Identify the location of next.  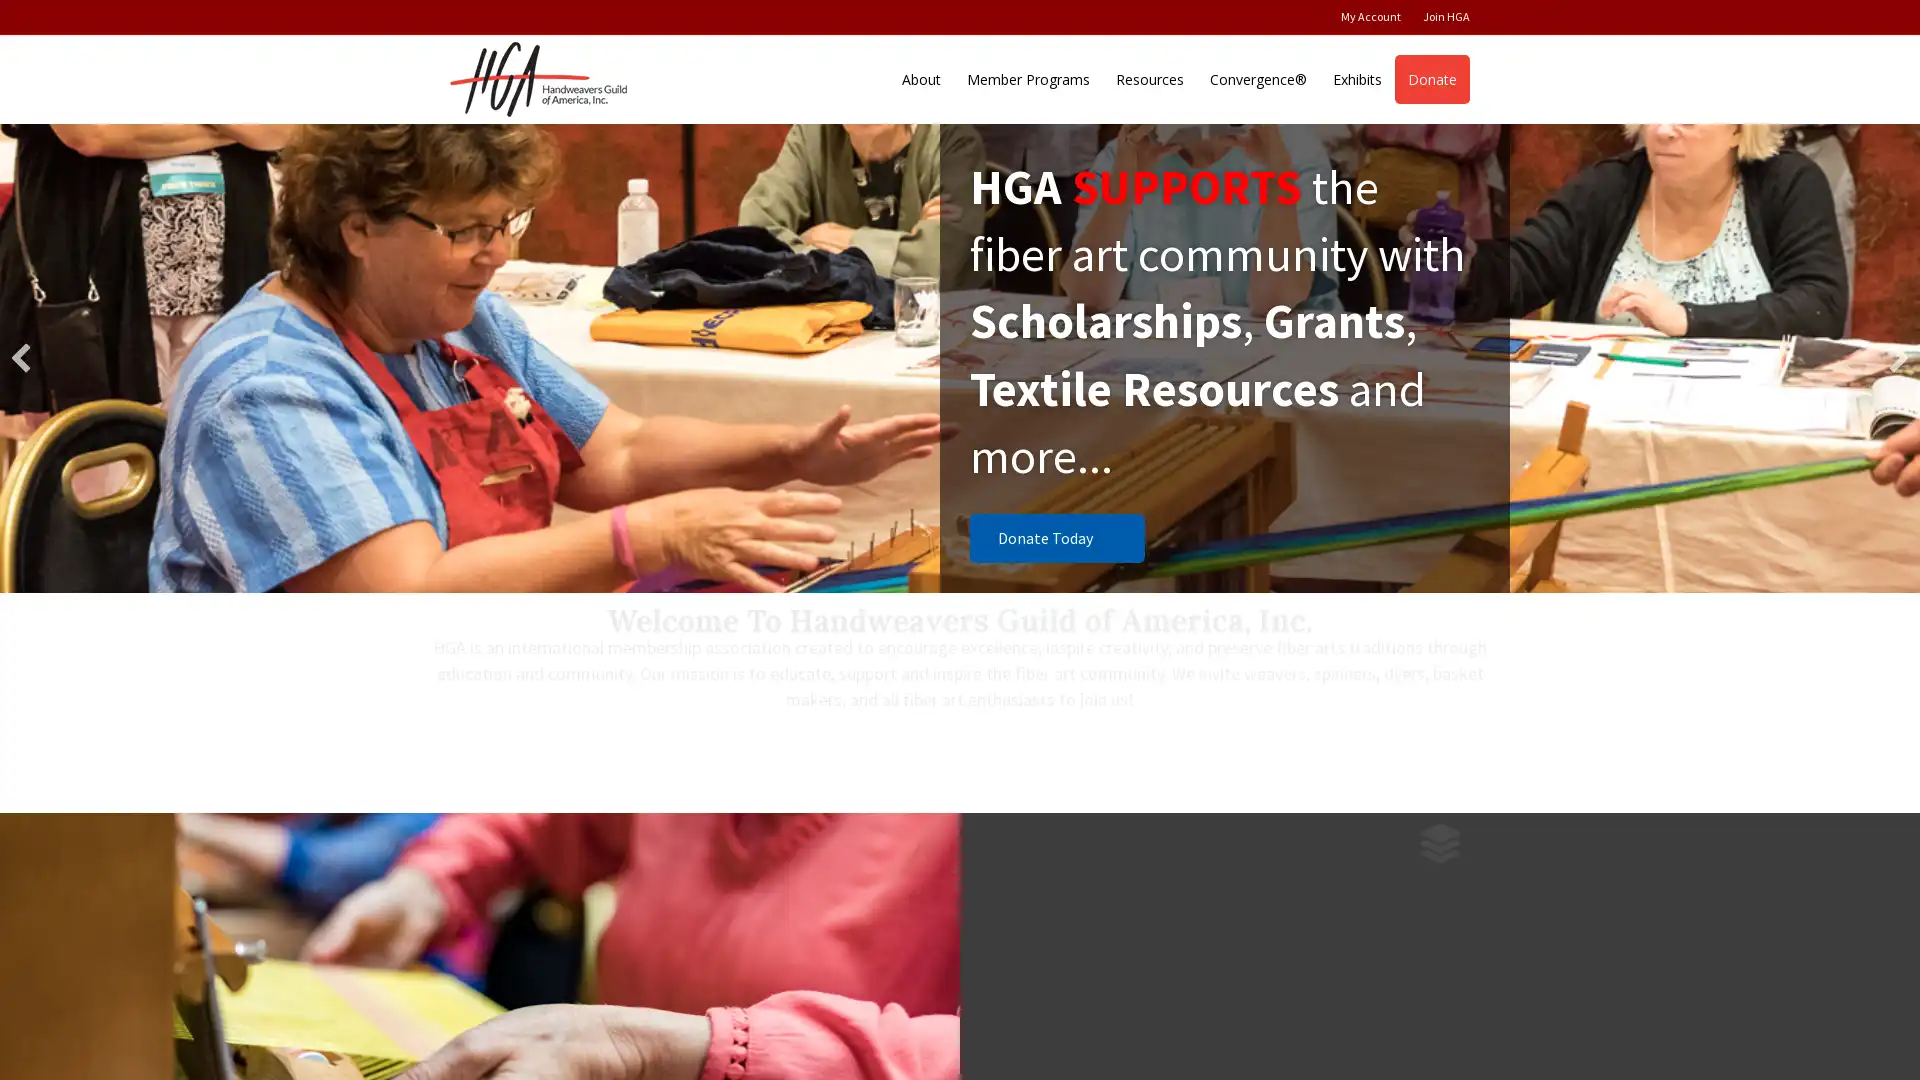
(1898, 357).